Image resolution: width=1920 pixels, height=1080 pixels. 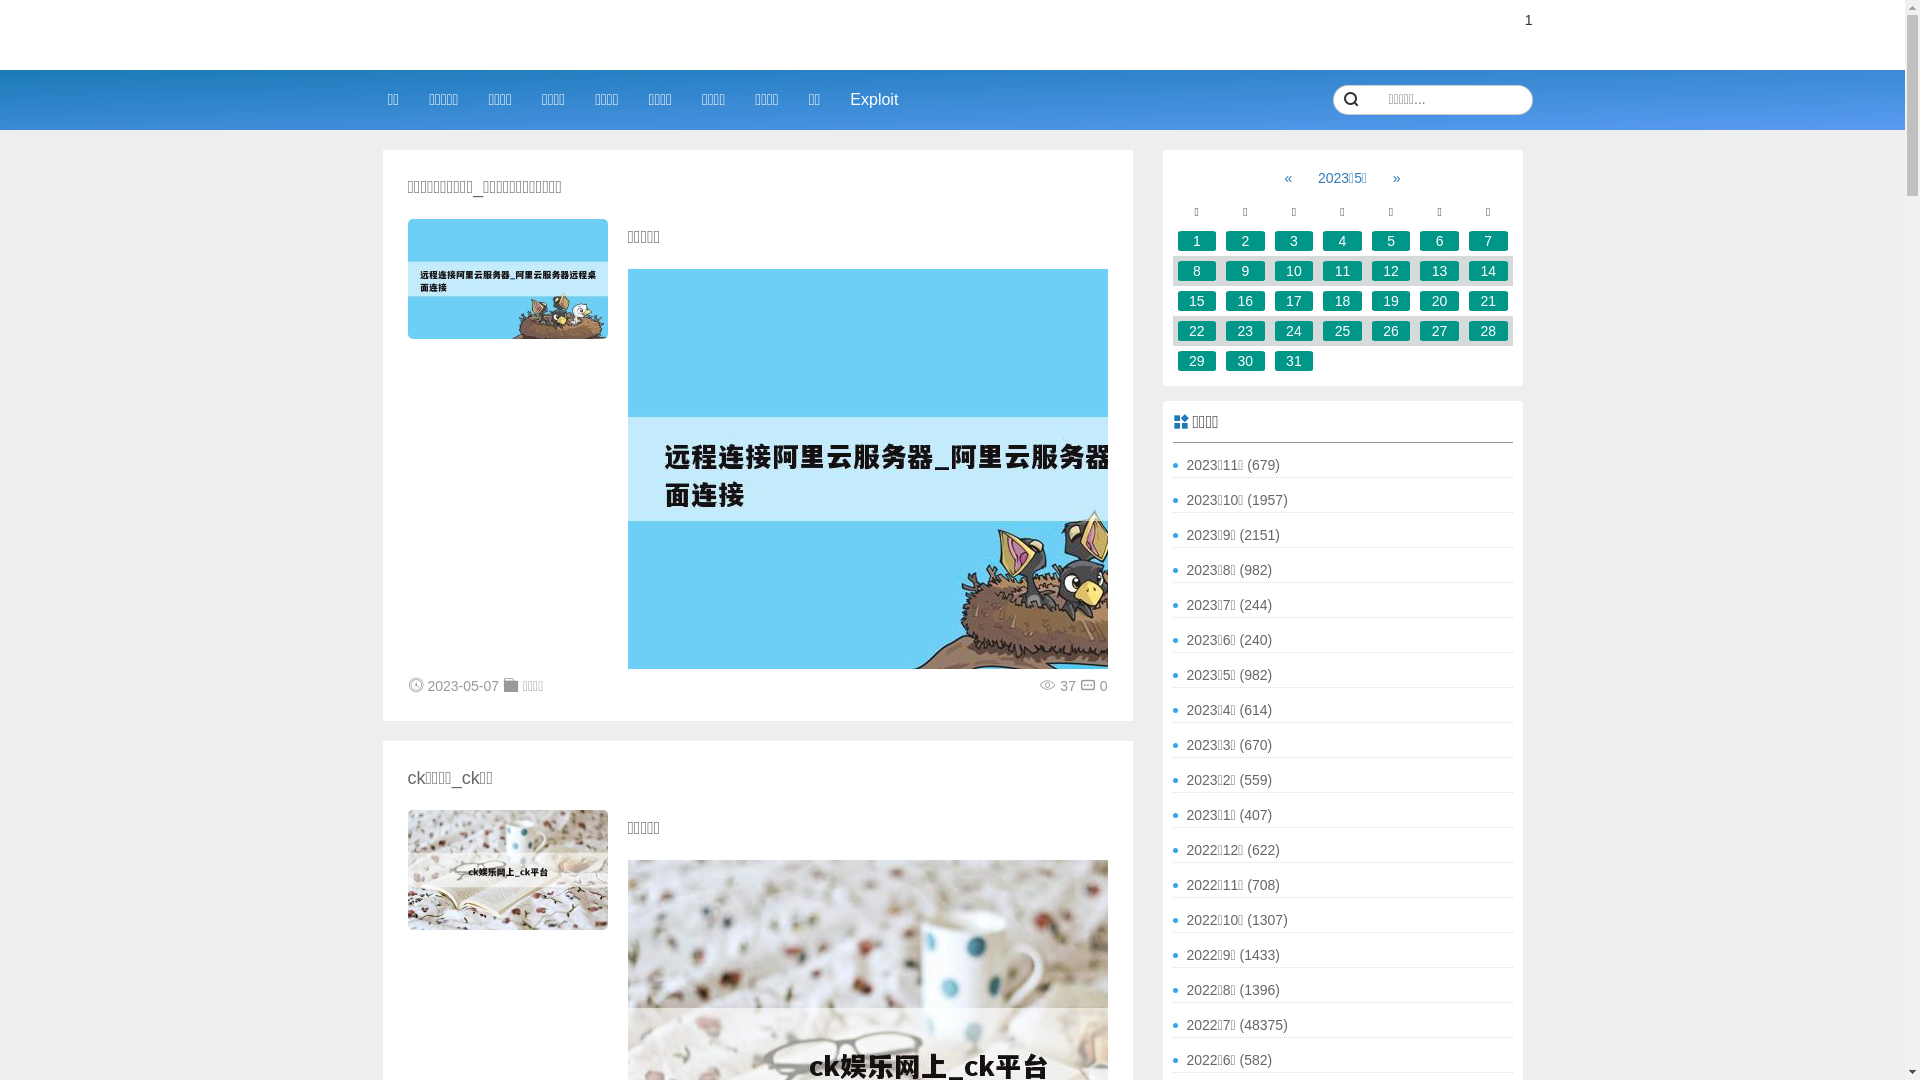 I want to click on 'Exploit', so click(x=873, y=99).